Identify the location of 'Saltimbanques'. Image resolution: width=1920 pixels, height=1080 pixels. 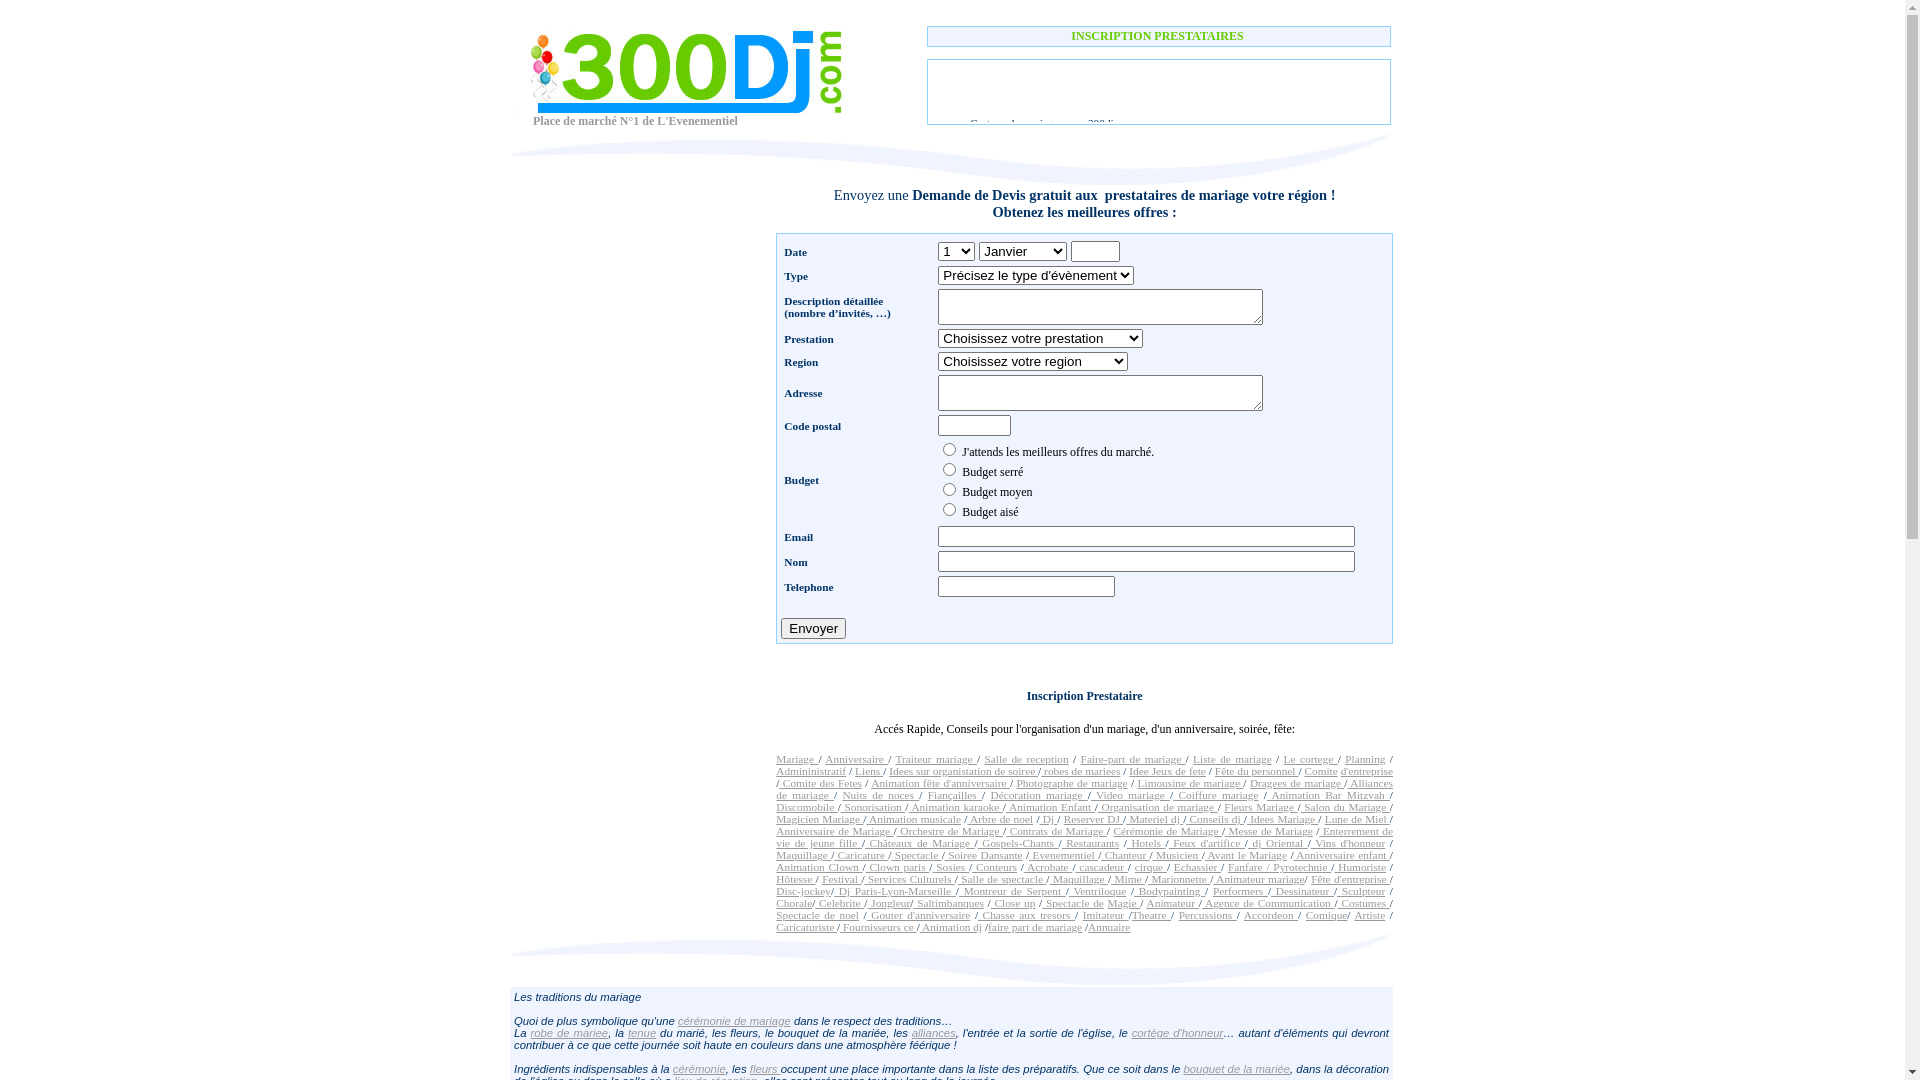
(947, 902).